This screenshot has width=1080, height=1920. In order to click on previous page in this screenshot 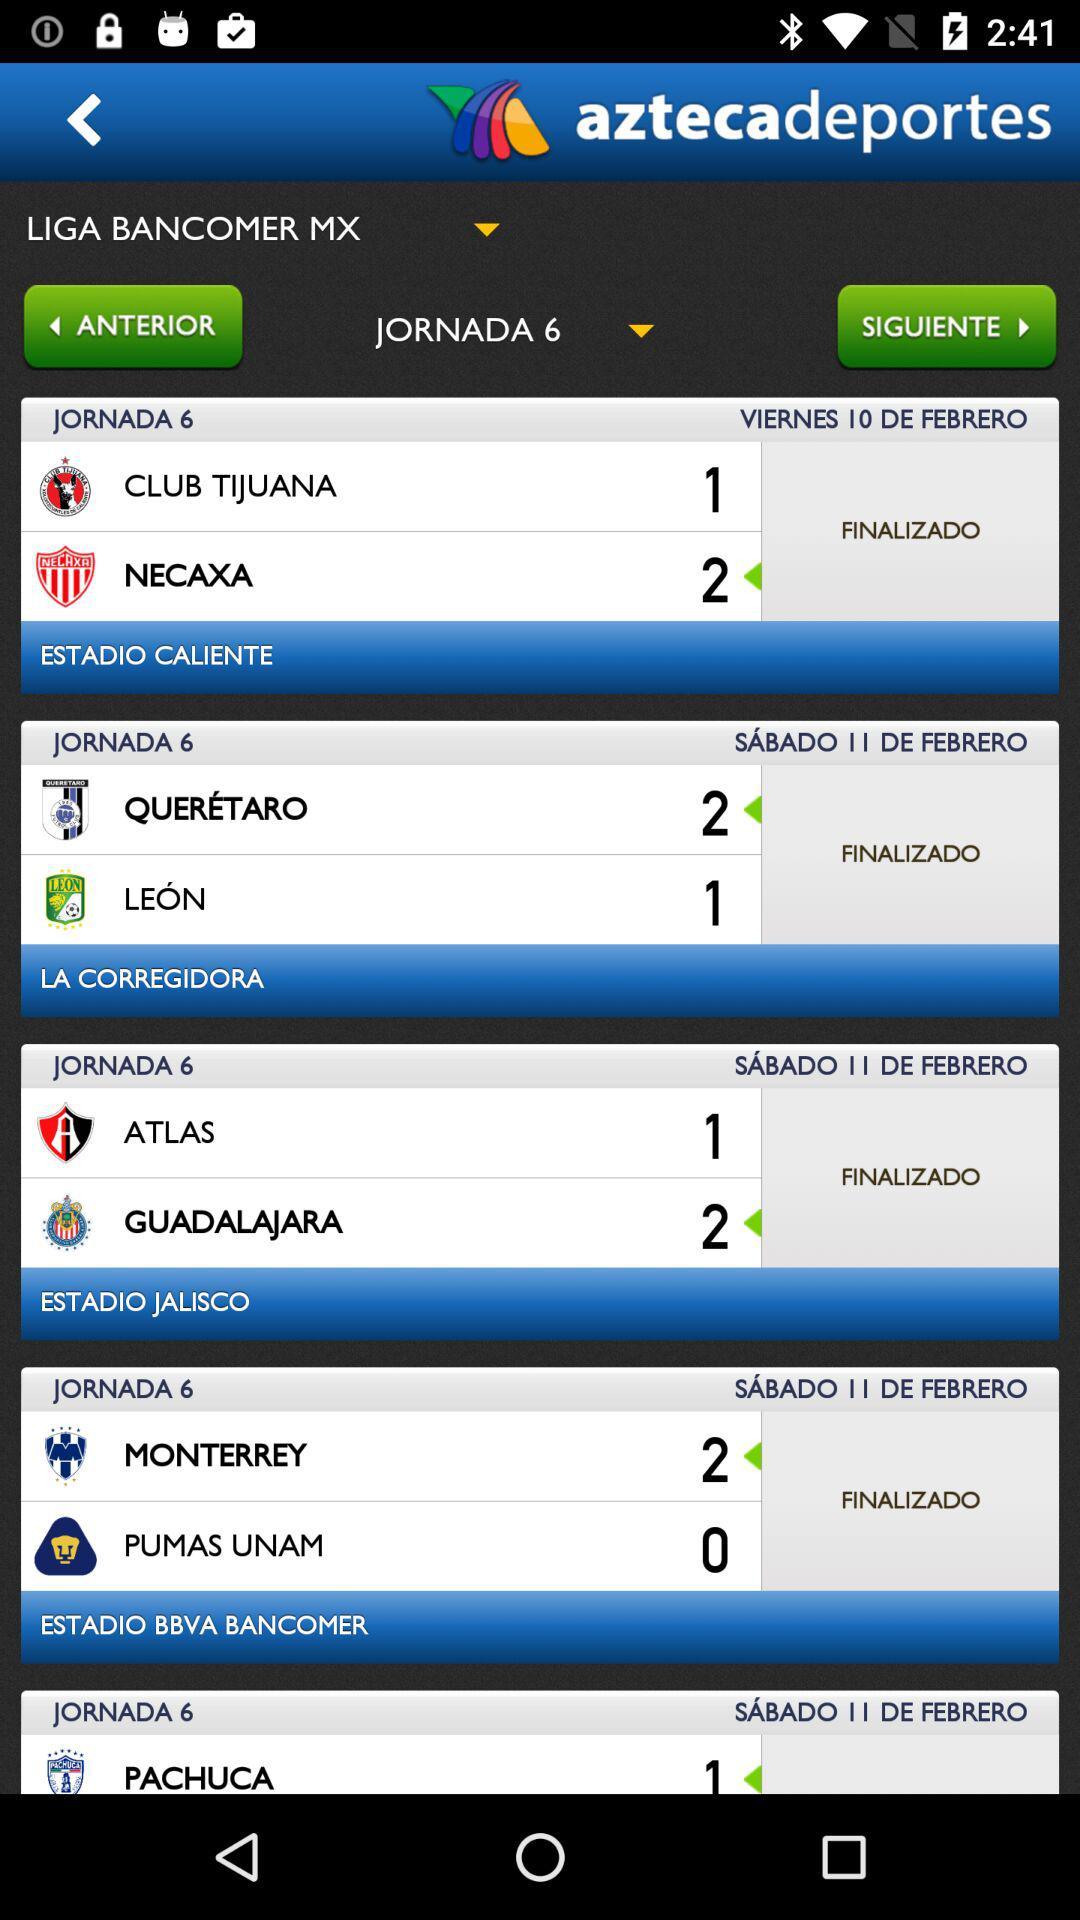, I will do `click(122, 329)`.